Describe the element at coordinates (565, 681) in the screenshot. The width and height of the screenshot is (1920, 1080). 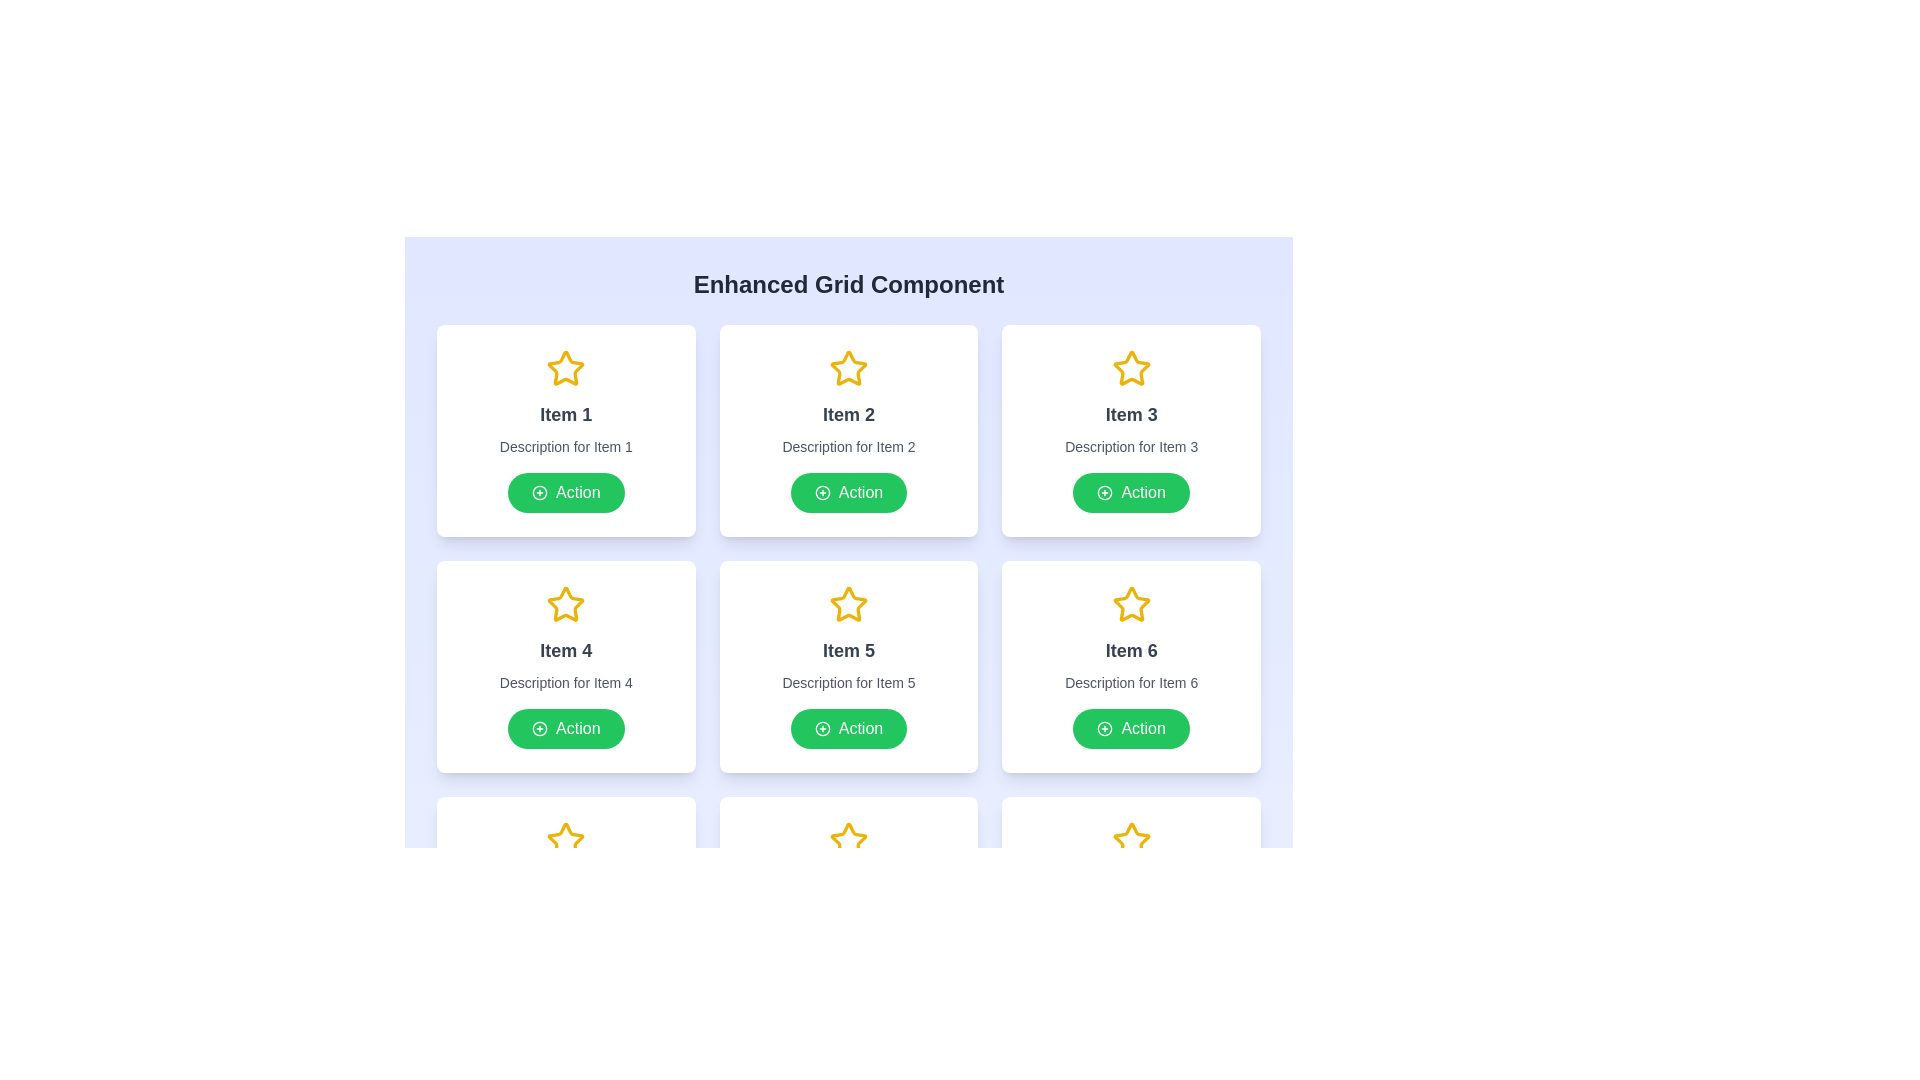
I see `informational text label located below the title 'Item 4' and above the button labeled 'Action' in the second row's first column of the grid layout` at that location.